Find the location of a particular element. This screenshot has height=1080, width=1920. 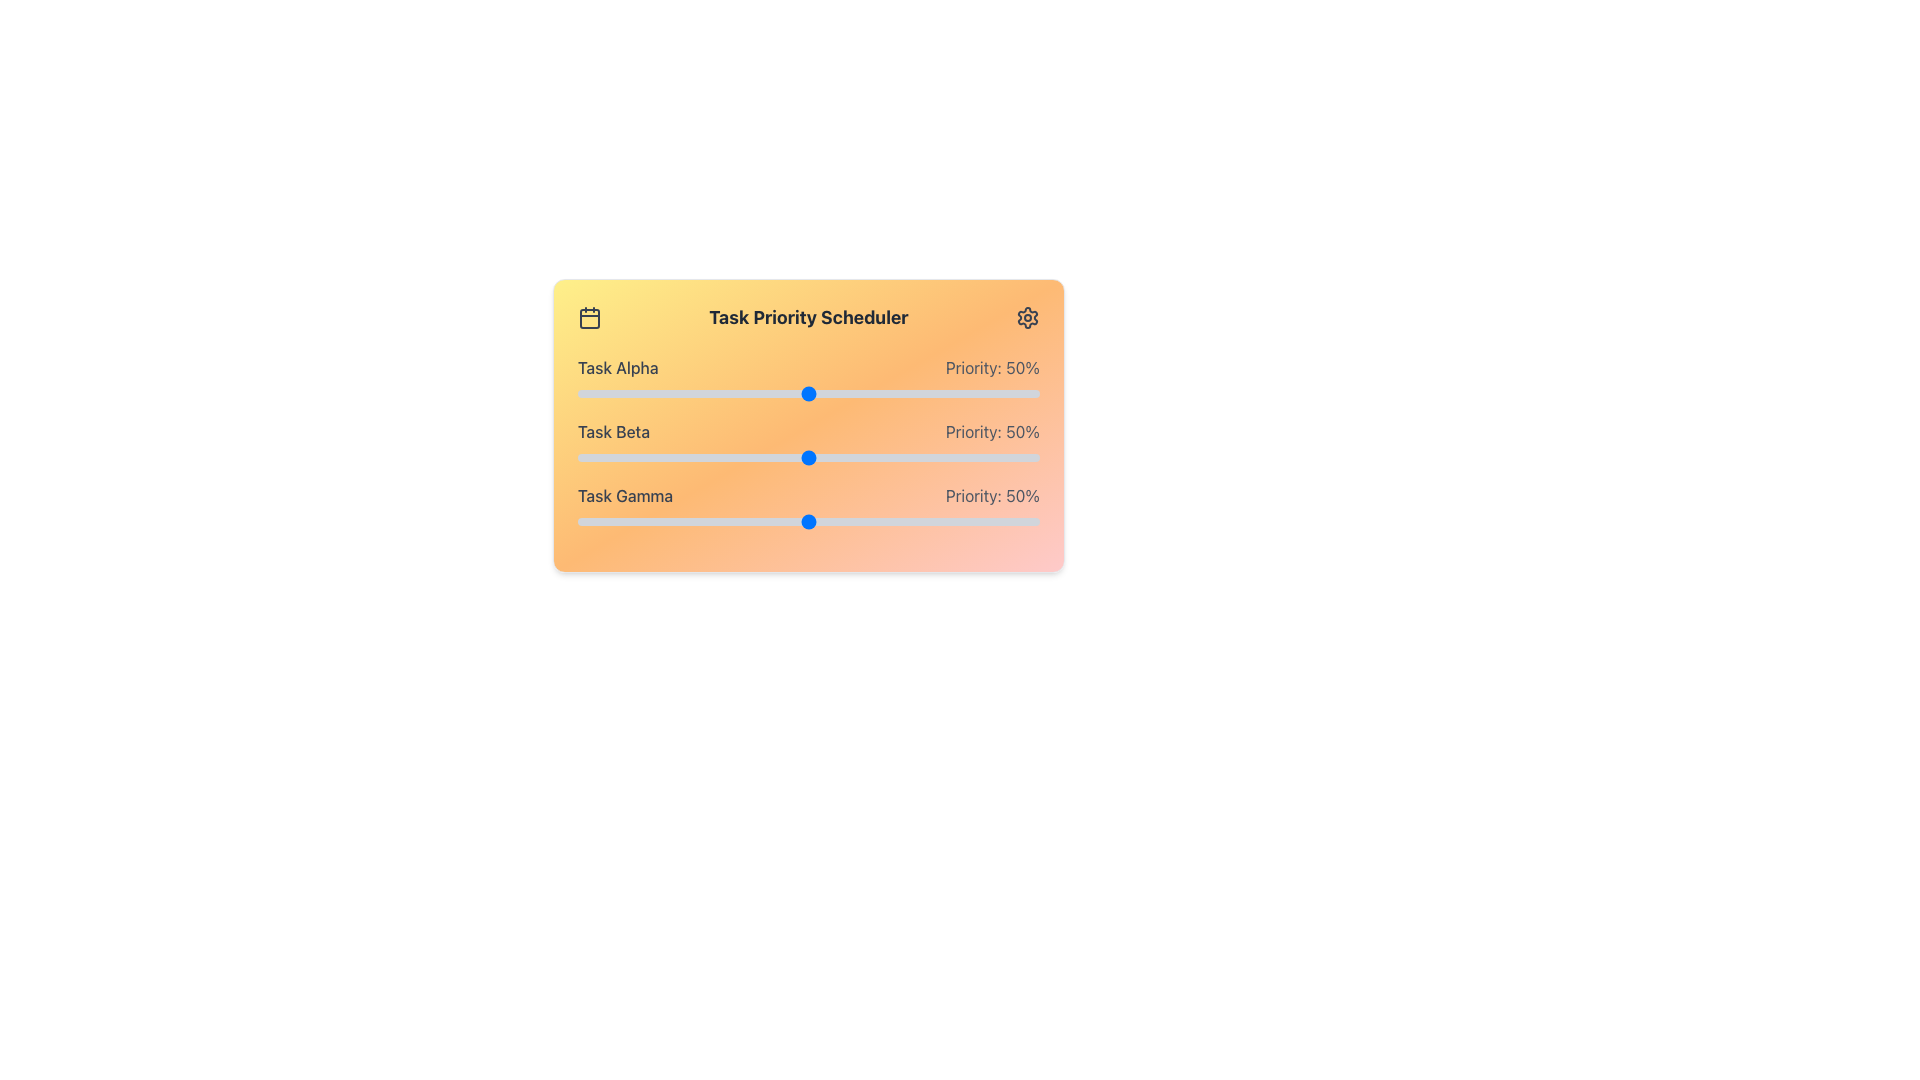

the text label displaying 'Priority: 50%' that is located on the far-right side of the third task row in the Task Priority Scheduler interface is located at coordinates (992, 495).